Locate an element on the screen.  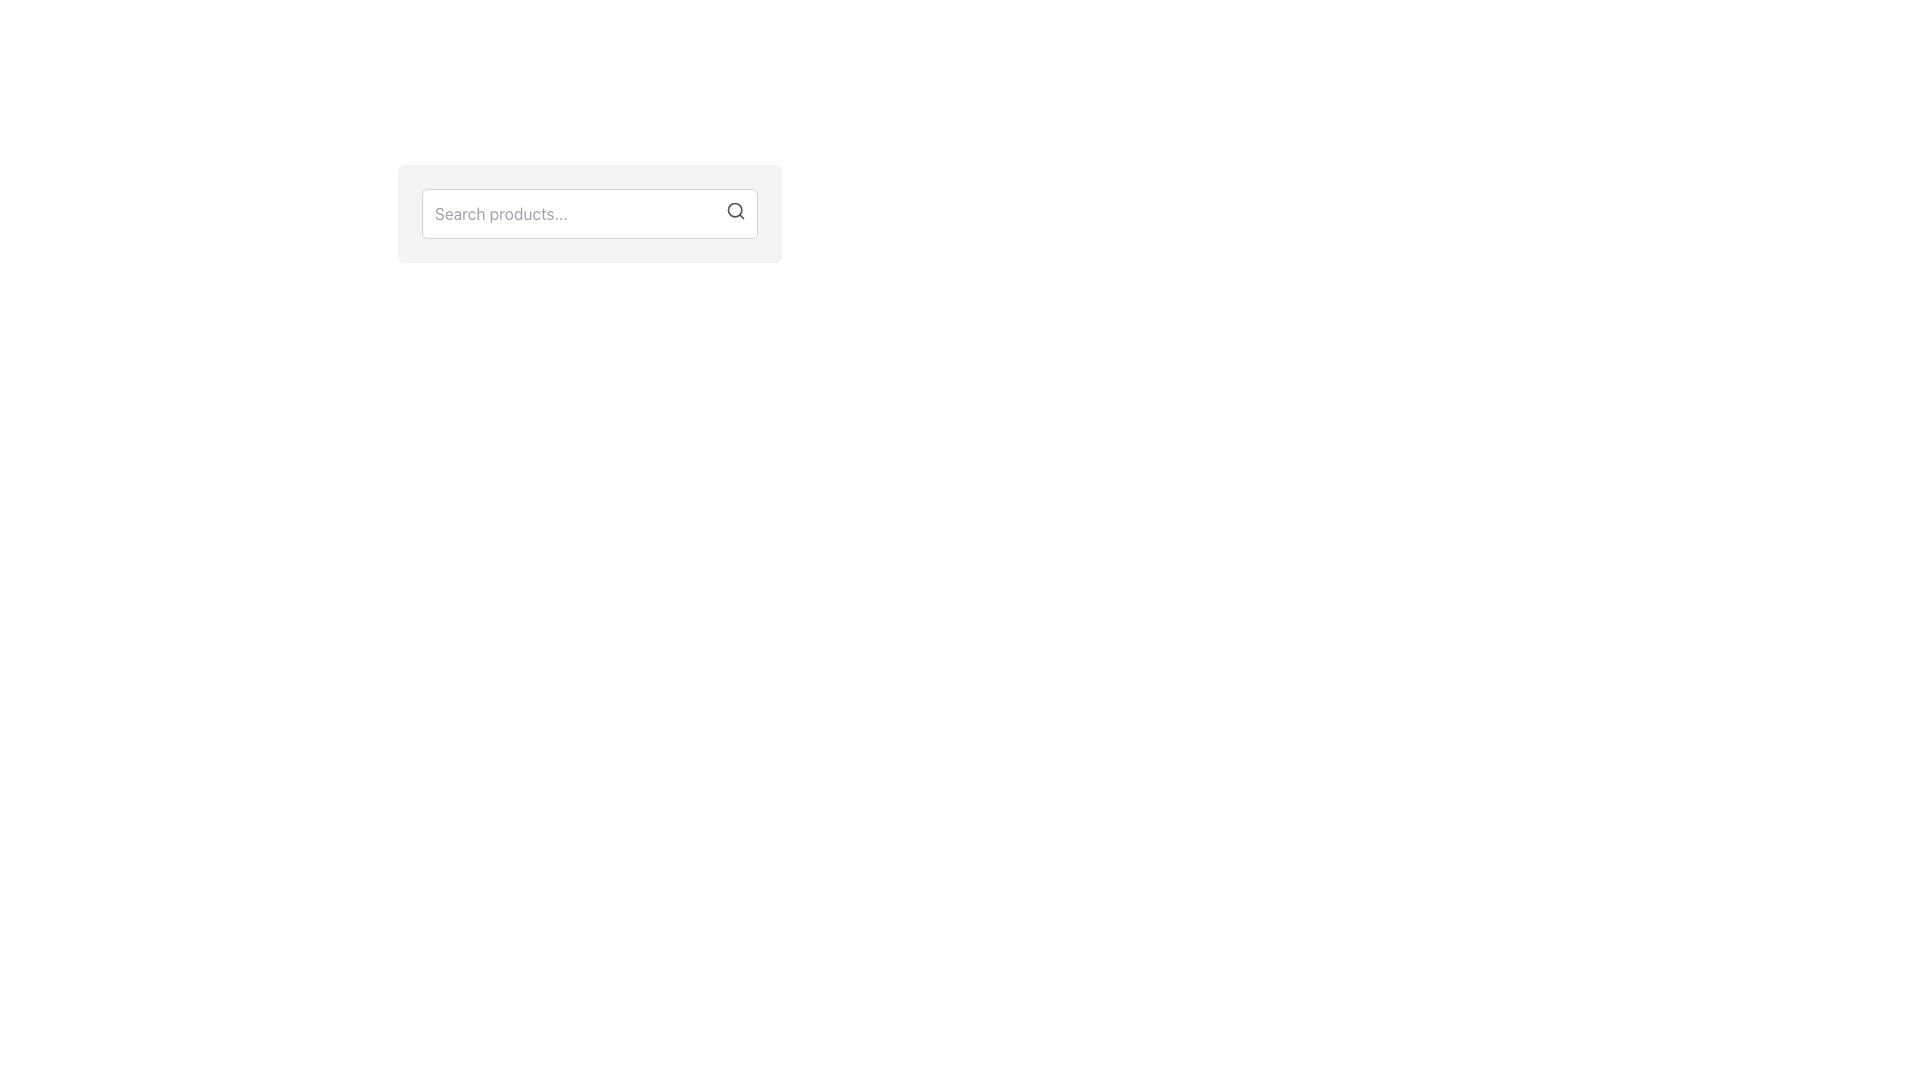
the circular graphic element that is part of the search icon located at the far right of the search bar is located at coordinates (734, 210).